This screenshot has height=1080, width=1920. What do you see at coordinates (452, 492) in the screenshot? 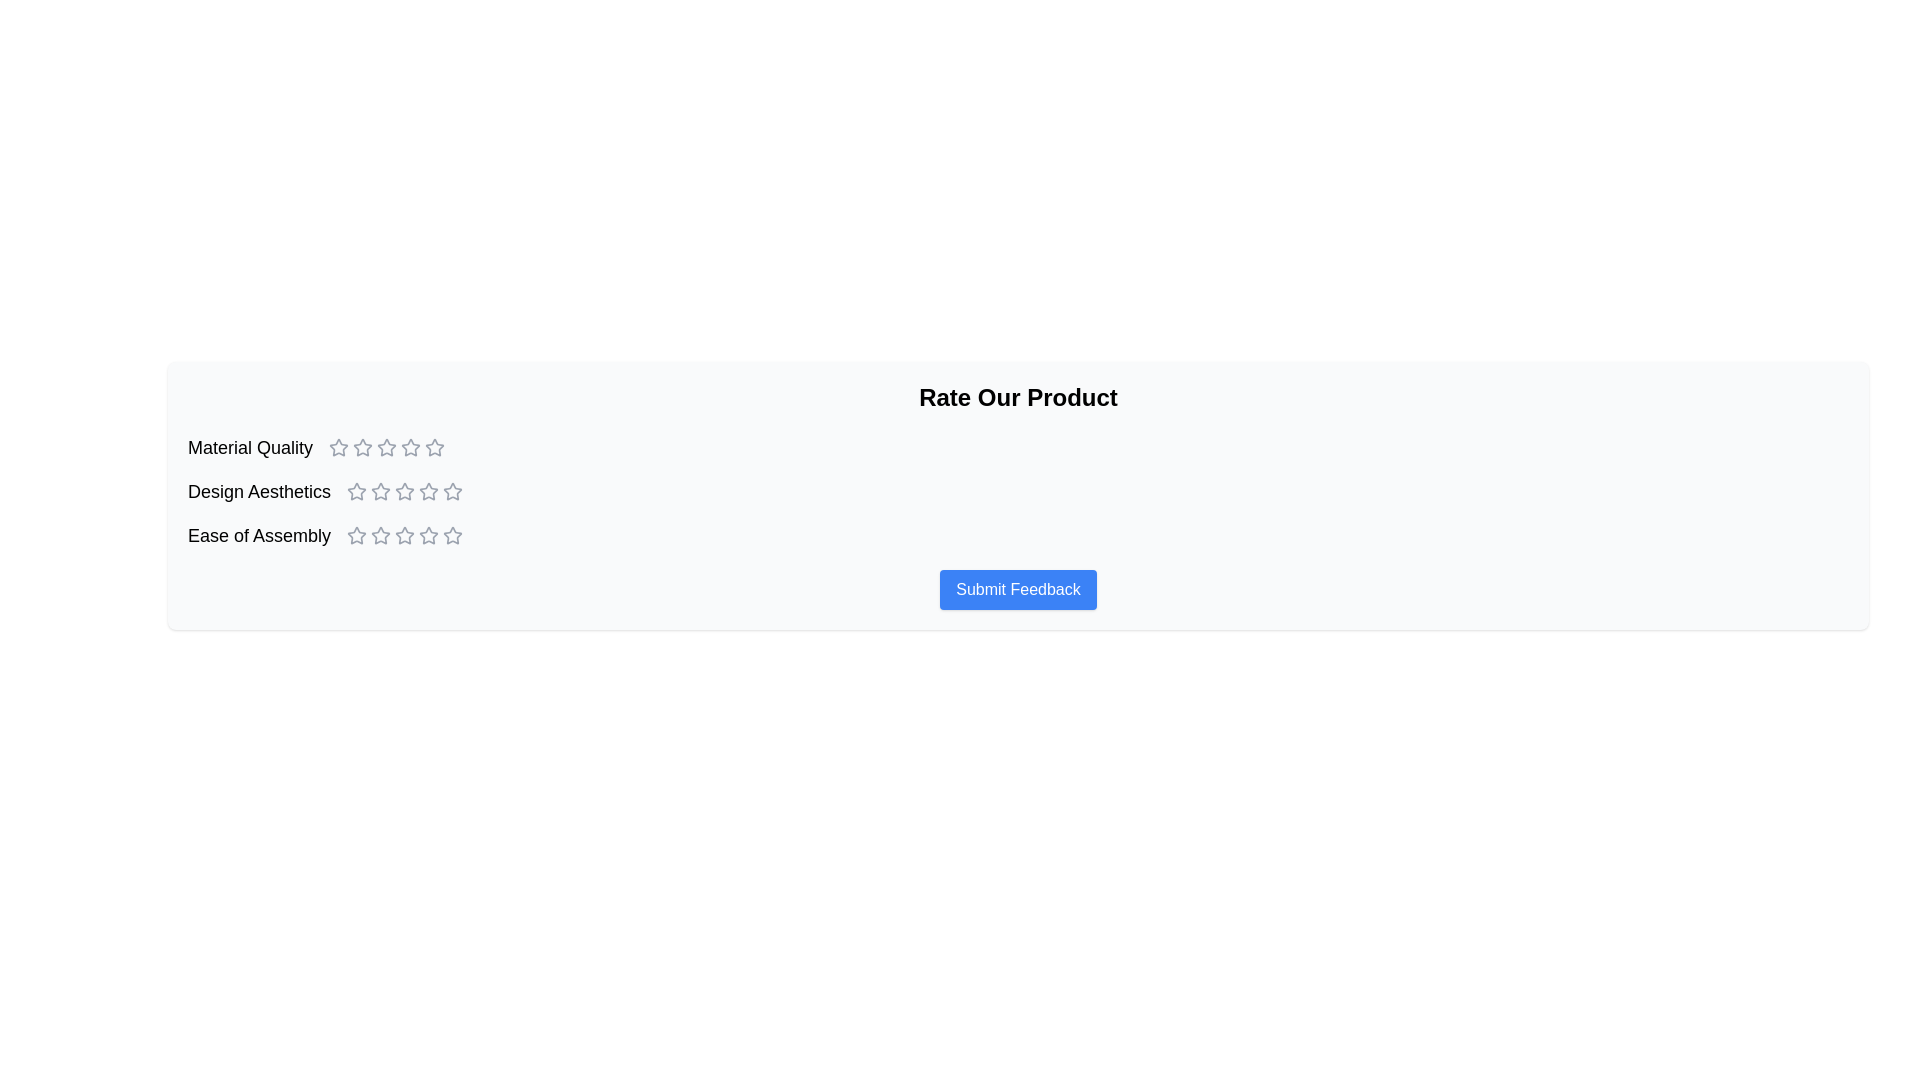
I see `the fifth star icon in the 'Design Aesthetics' rating category` at bounding box center [452, 492].